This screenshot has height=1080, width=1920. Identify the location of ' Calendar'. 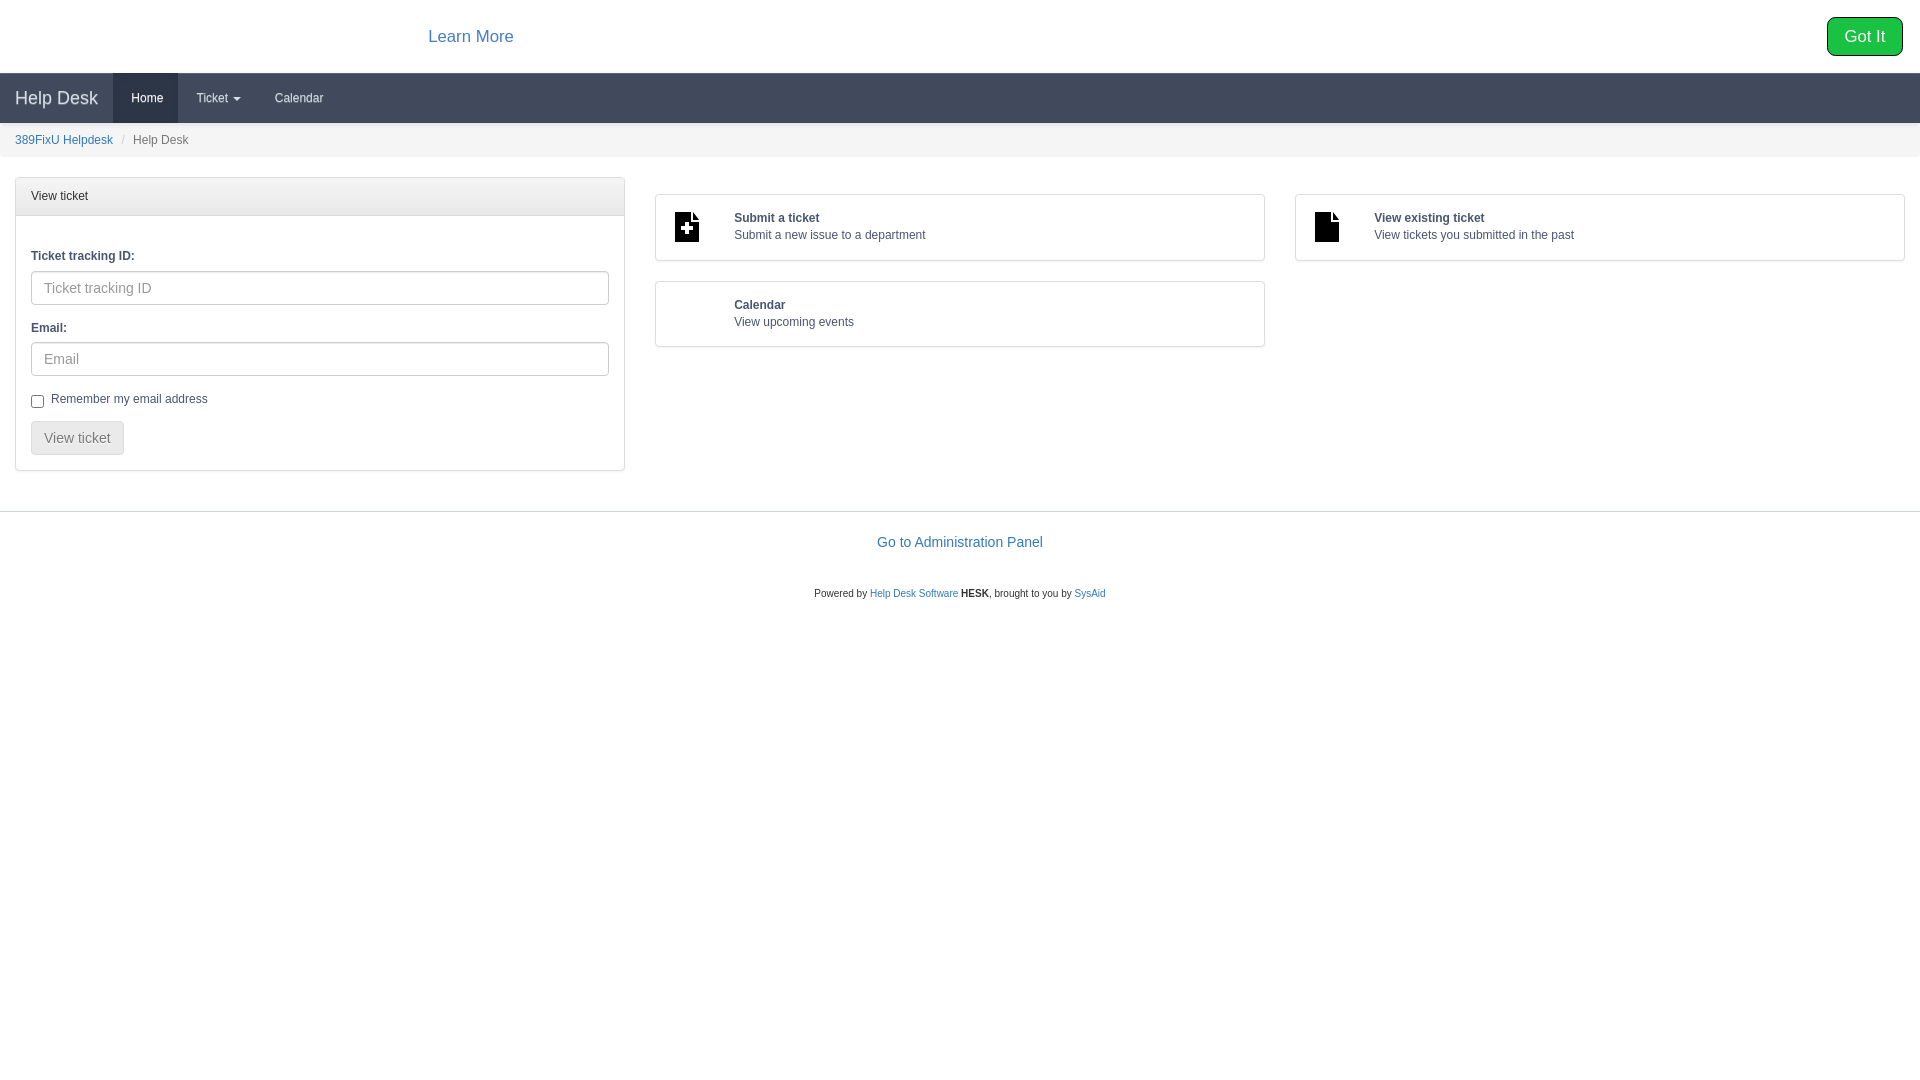
(296, 97).